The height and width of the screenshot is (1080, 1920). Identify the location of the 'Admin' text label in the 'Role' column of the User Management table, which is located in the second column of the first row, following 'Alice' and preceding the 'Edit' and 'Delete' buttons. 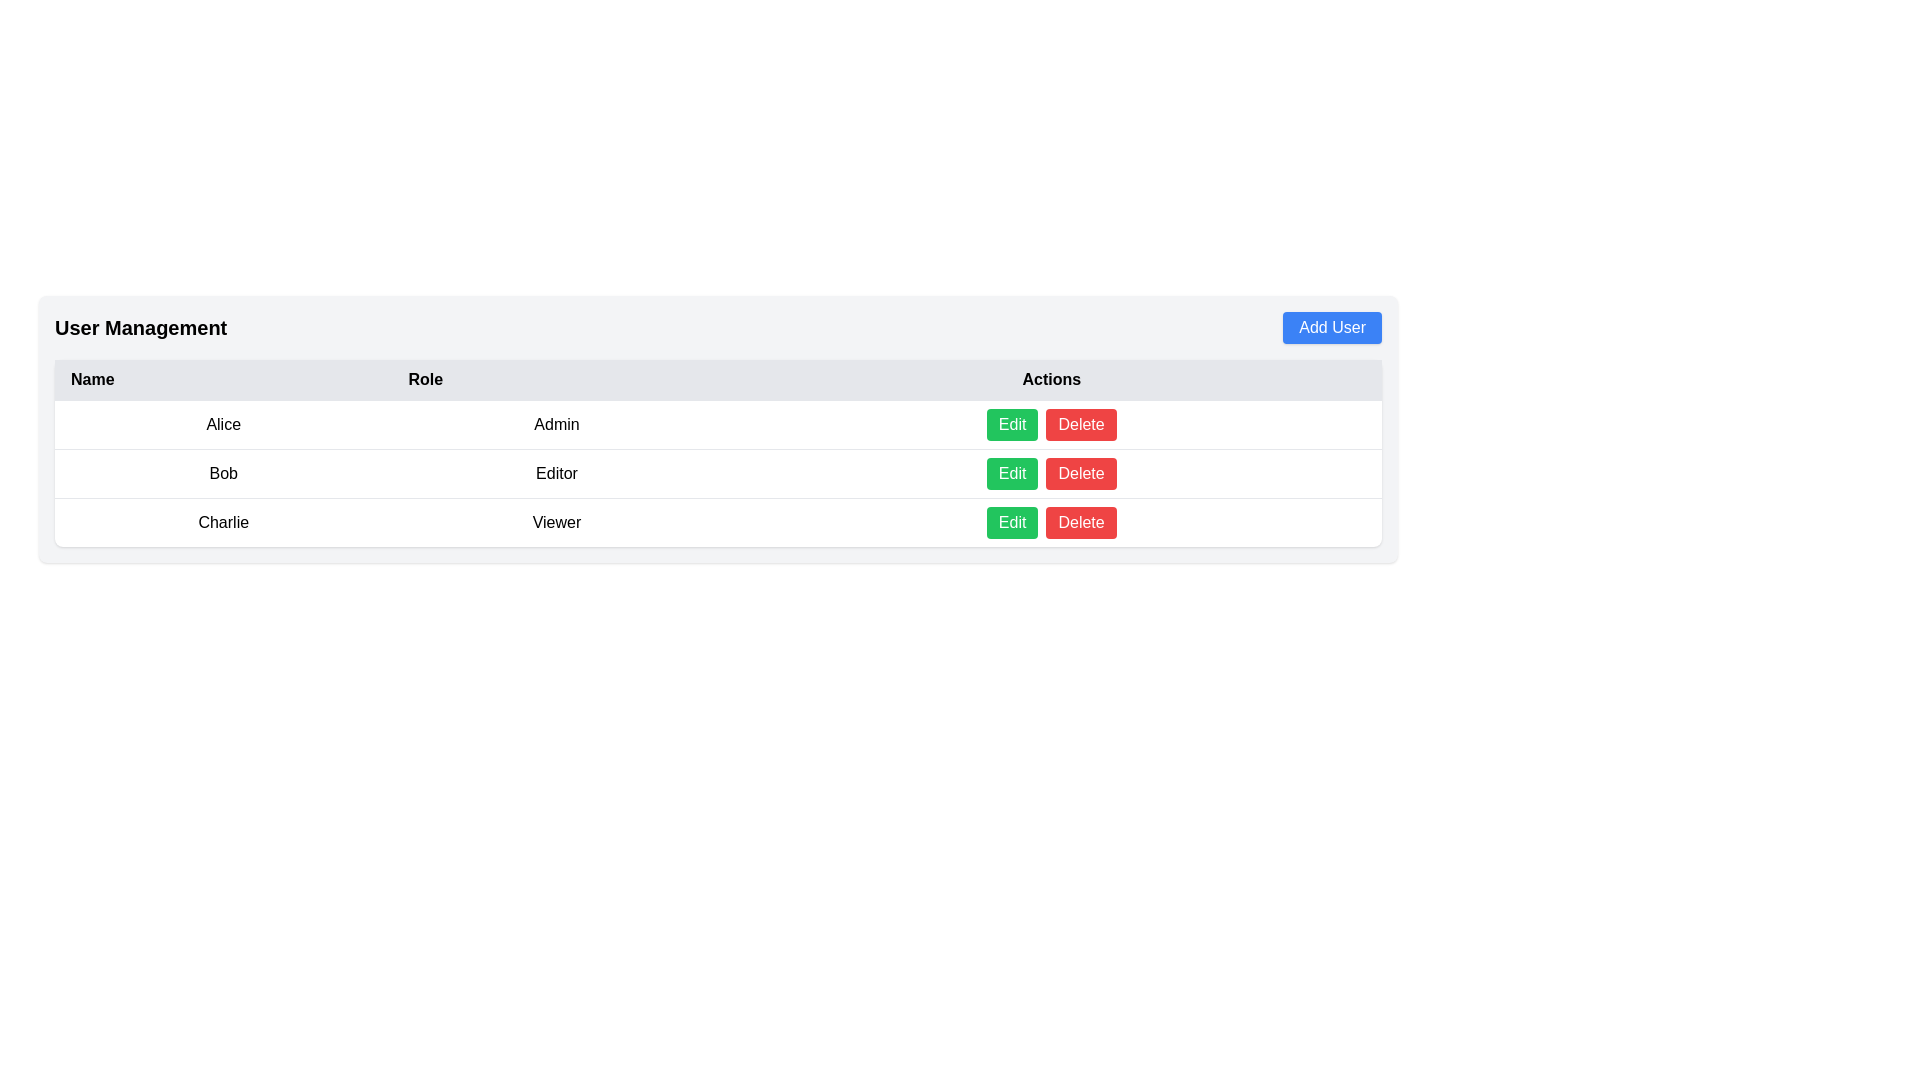
(556, 423).